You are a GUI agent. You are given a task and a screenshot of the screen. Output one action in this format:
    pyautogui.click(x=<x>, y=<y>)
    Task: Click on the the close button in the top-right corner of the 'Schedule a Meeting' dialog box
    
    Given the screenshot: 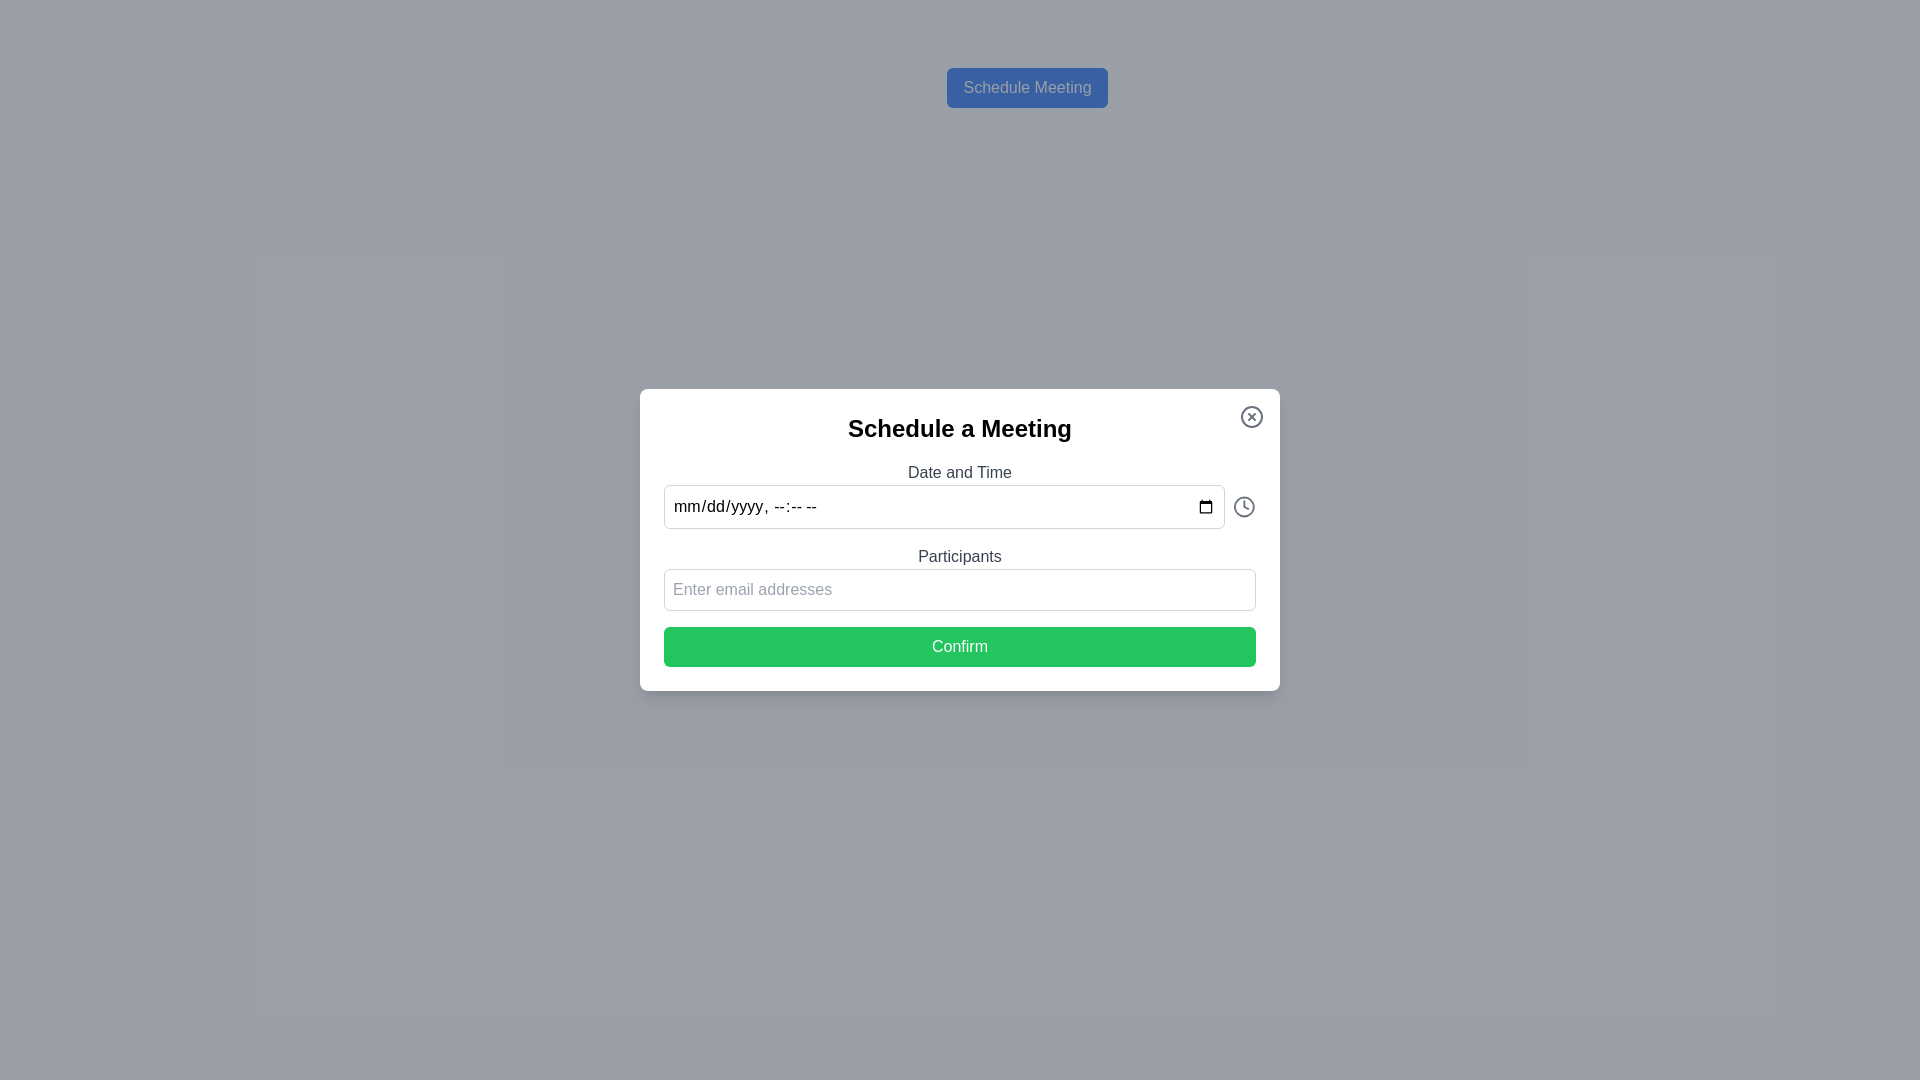 What is the action you would take?
    pyautogui.click(x=1251, y=415)
    